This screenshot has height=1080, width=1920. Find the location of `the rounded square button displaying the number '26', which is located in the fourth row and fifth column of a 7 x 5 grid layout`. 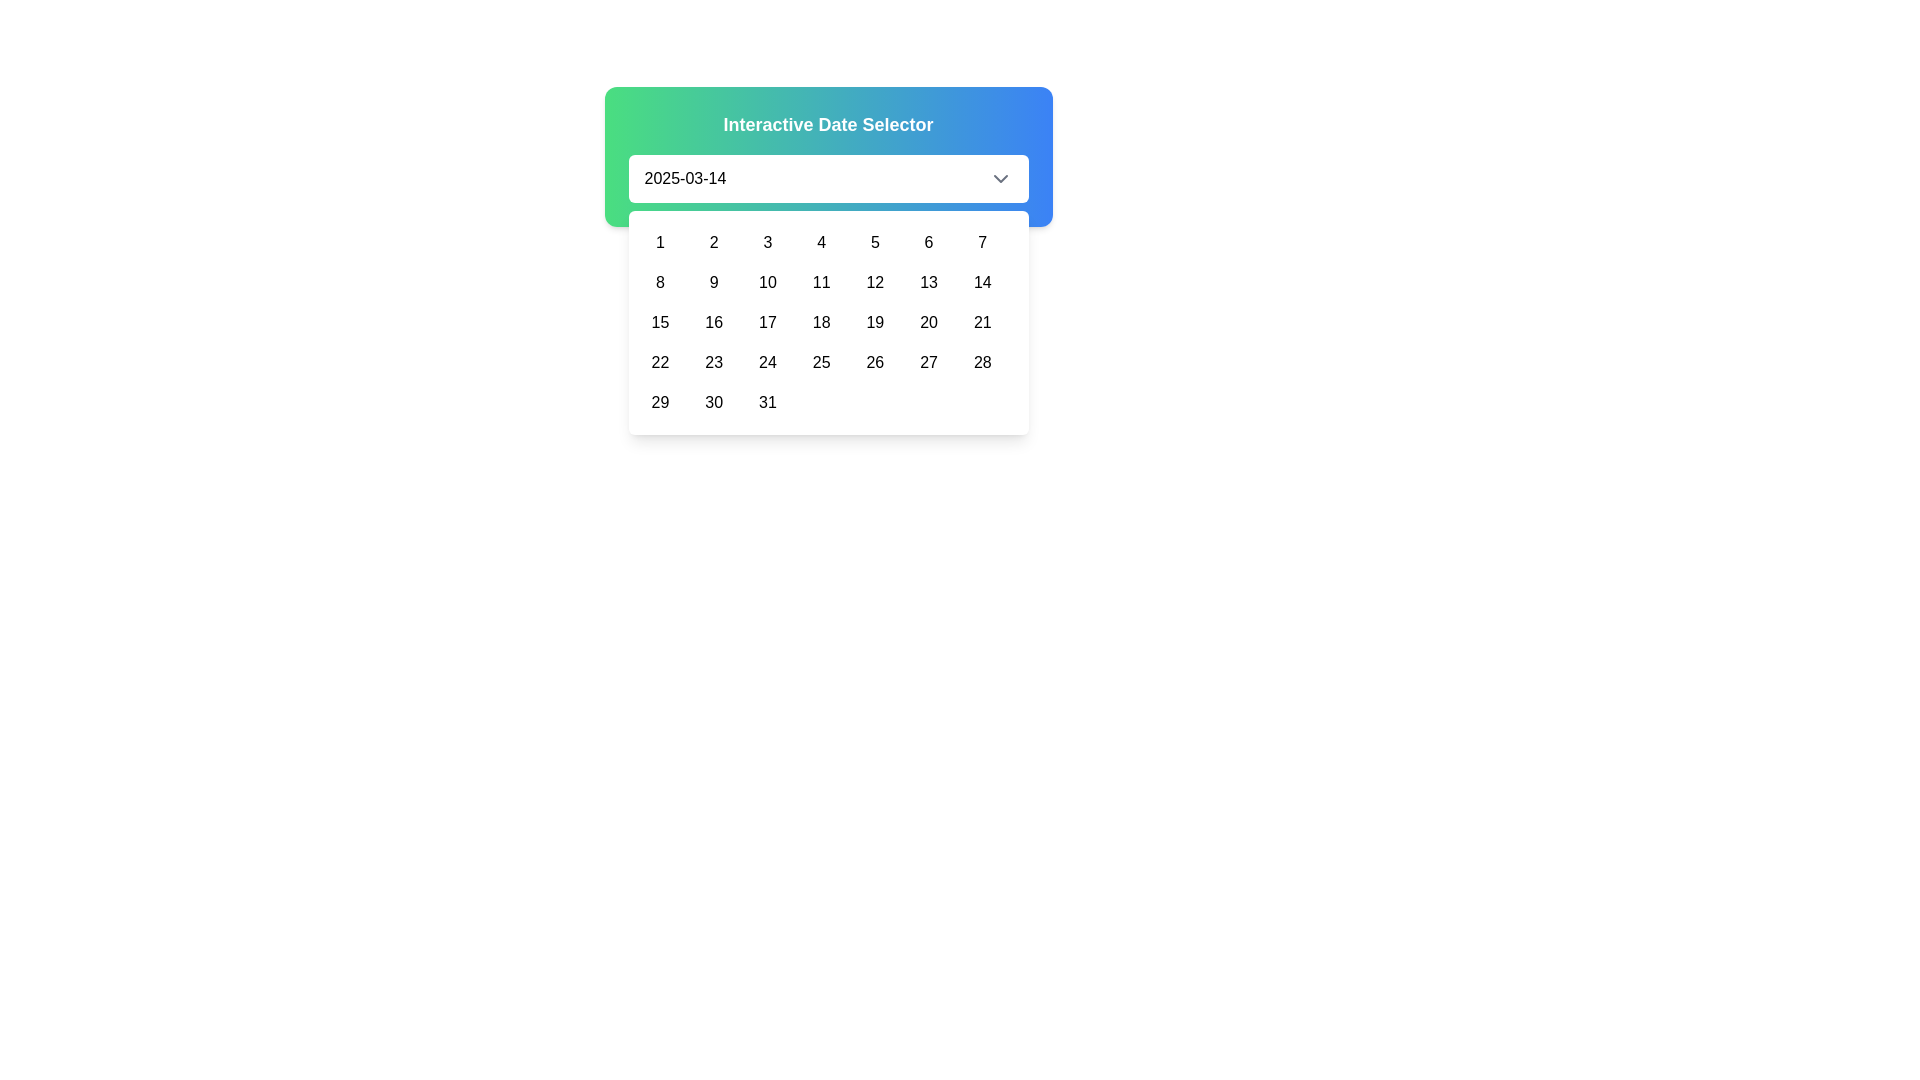

the rounded square button displaying the number '26', which is located in the fourth row and fifth column of a 7 x 5 grid layout is located at coordinates (875, 362).